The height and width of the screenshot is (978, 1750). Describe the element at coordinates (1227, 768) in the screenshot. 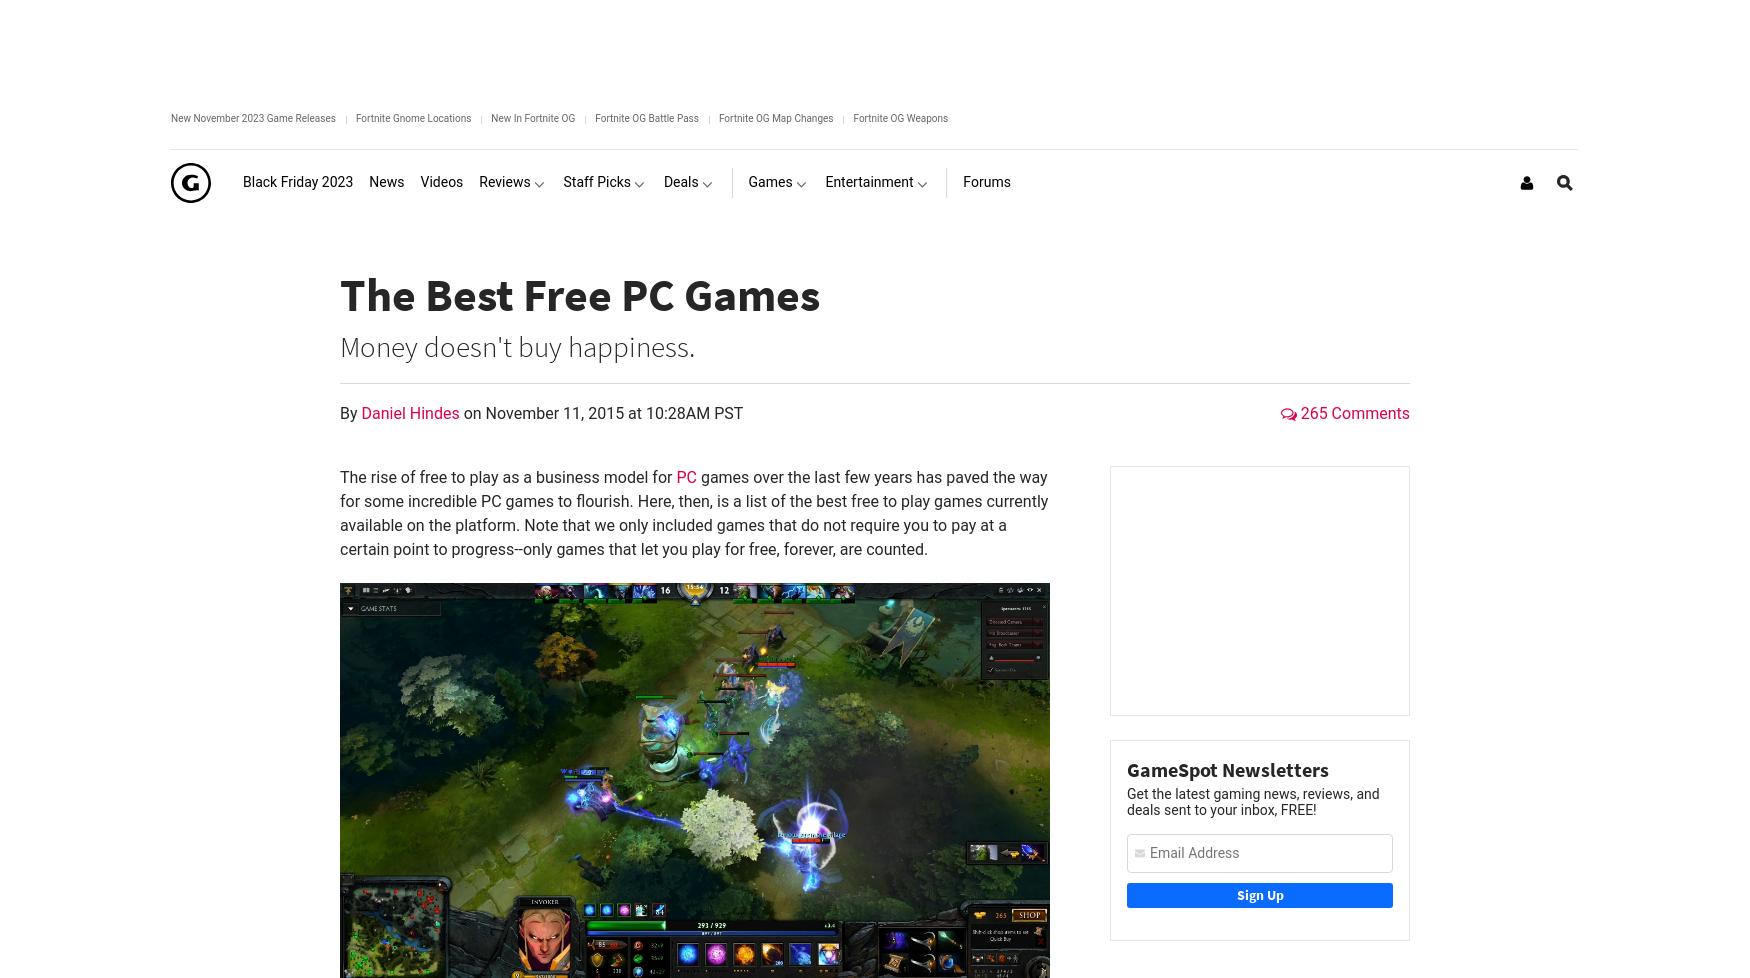

I see `'GameSpot Newsletters'` at that location.